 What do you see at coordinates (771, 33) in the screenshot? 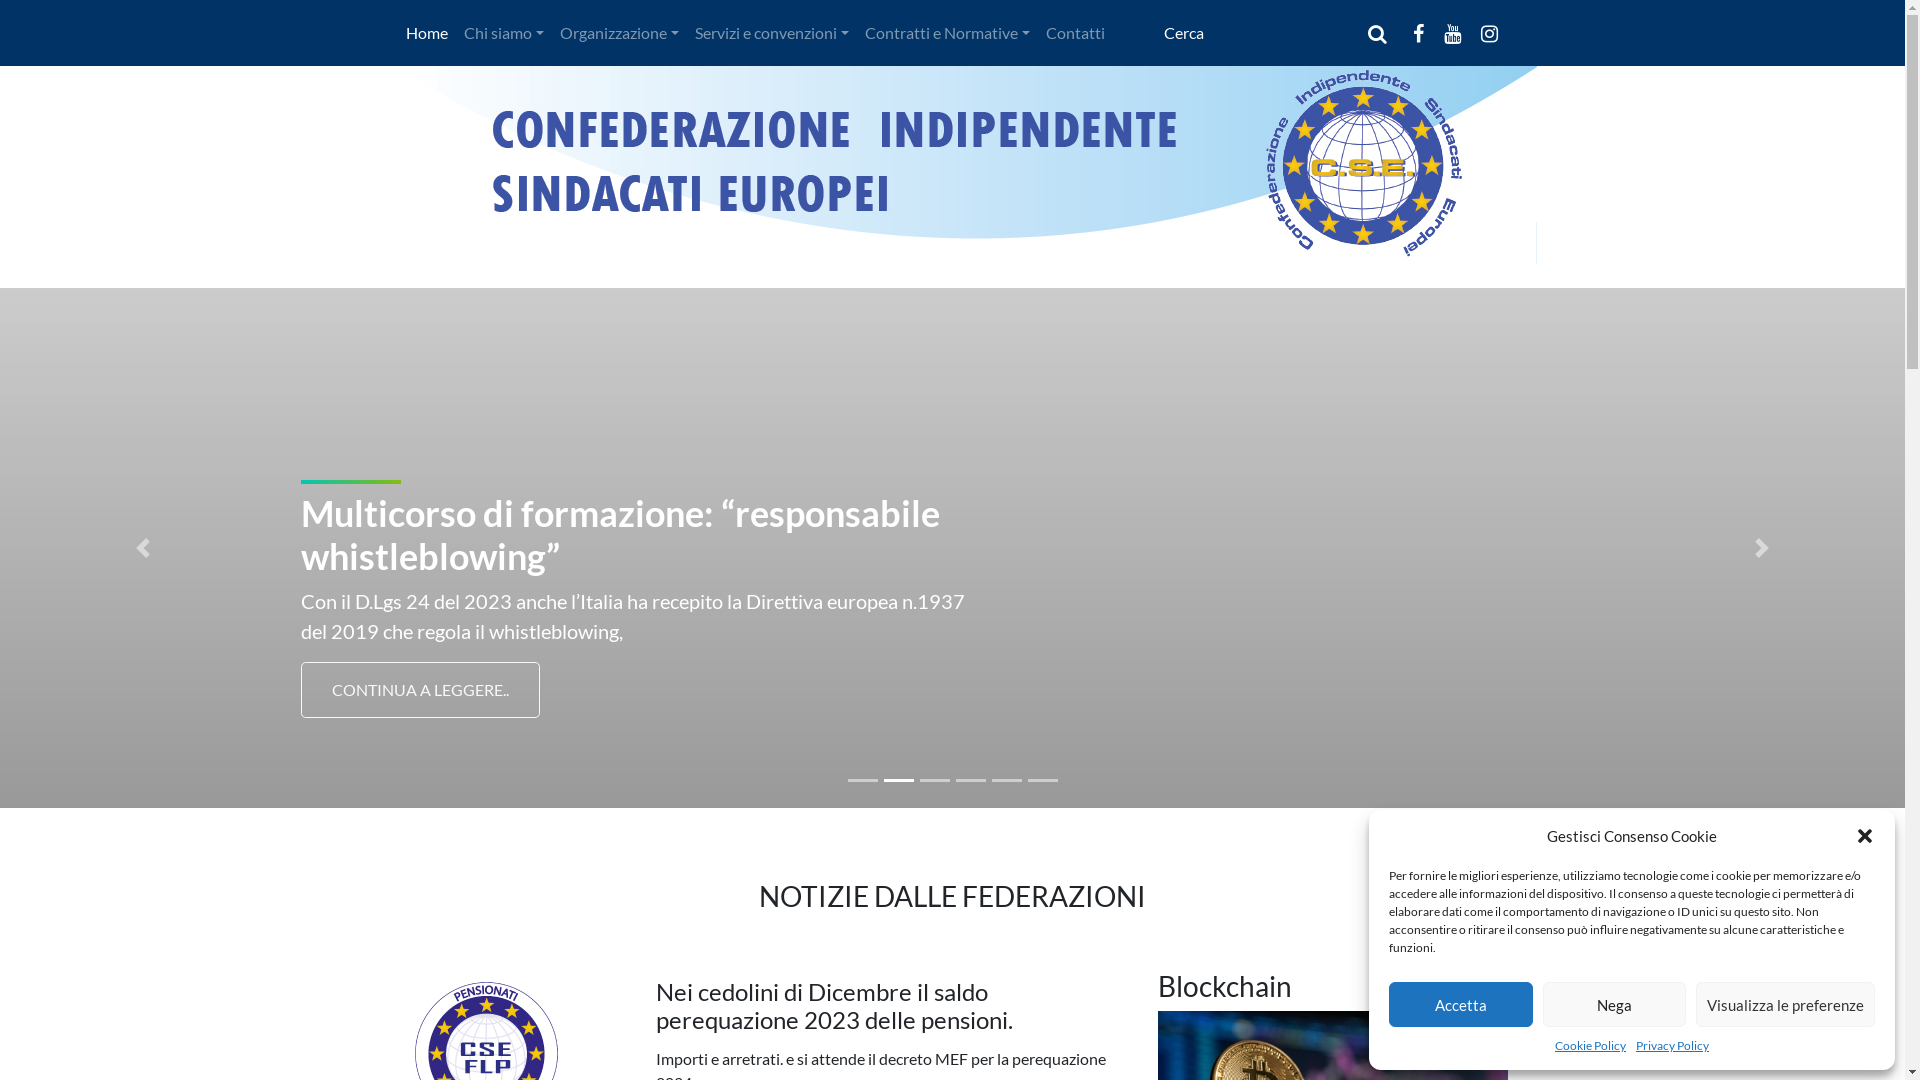
I see `'Servizi e convenzioni'` at bounding box center [771, 33].